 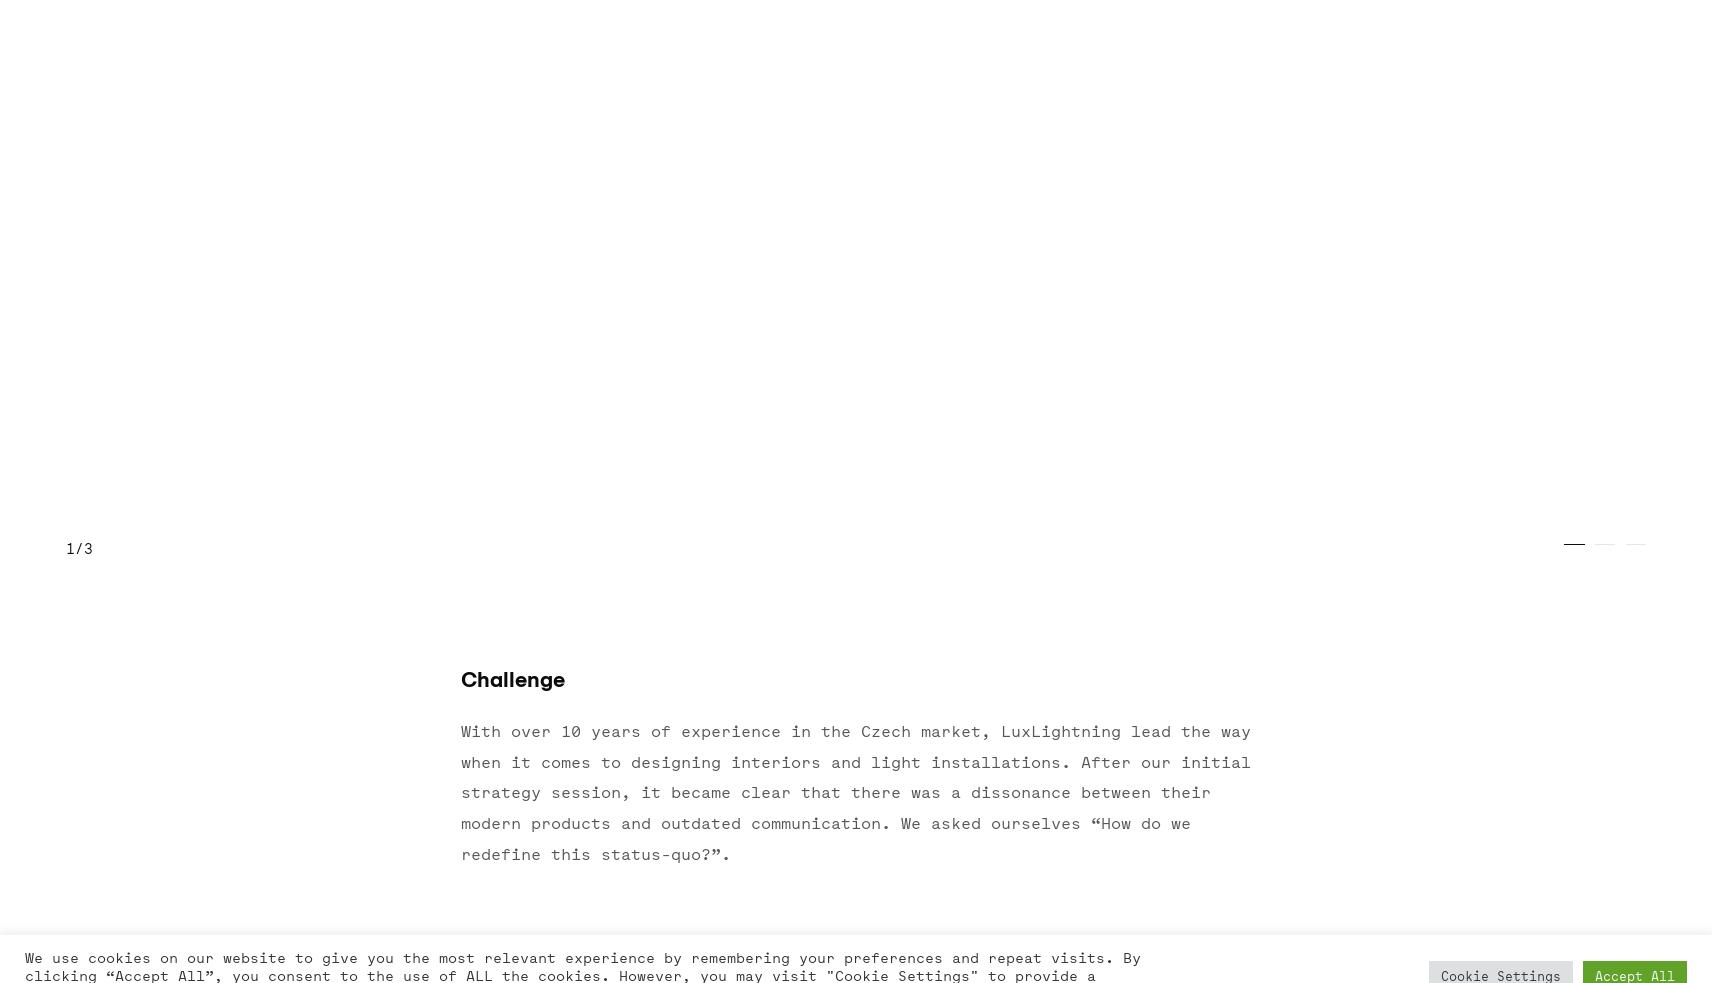 I want to click on 'Ventures', so click(x=568, y=919).